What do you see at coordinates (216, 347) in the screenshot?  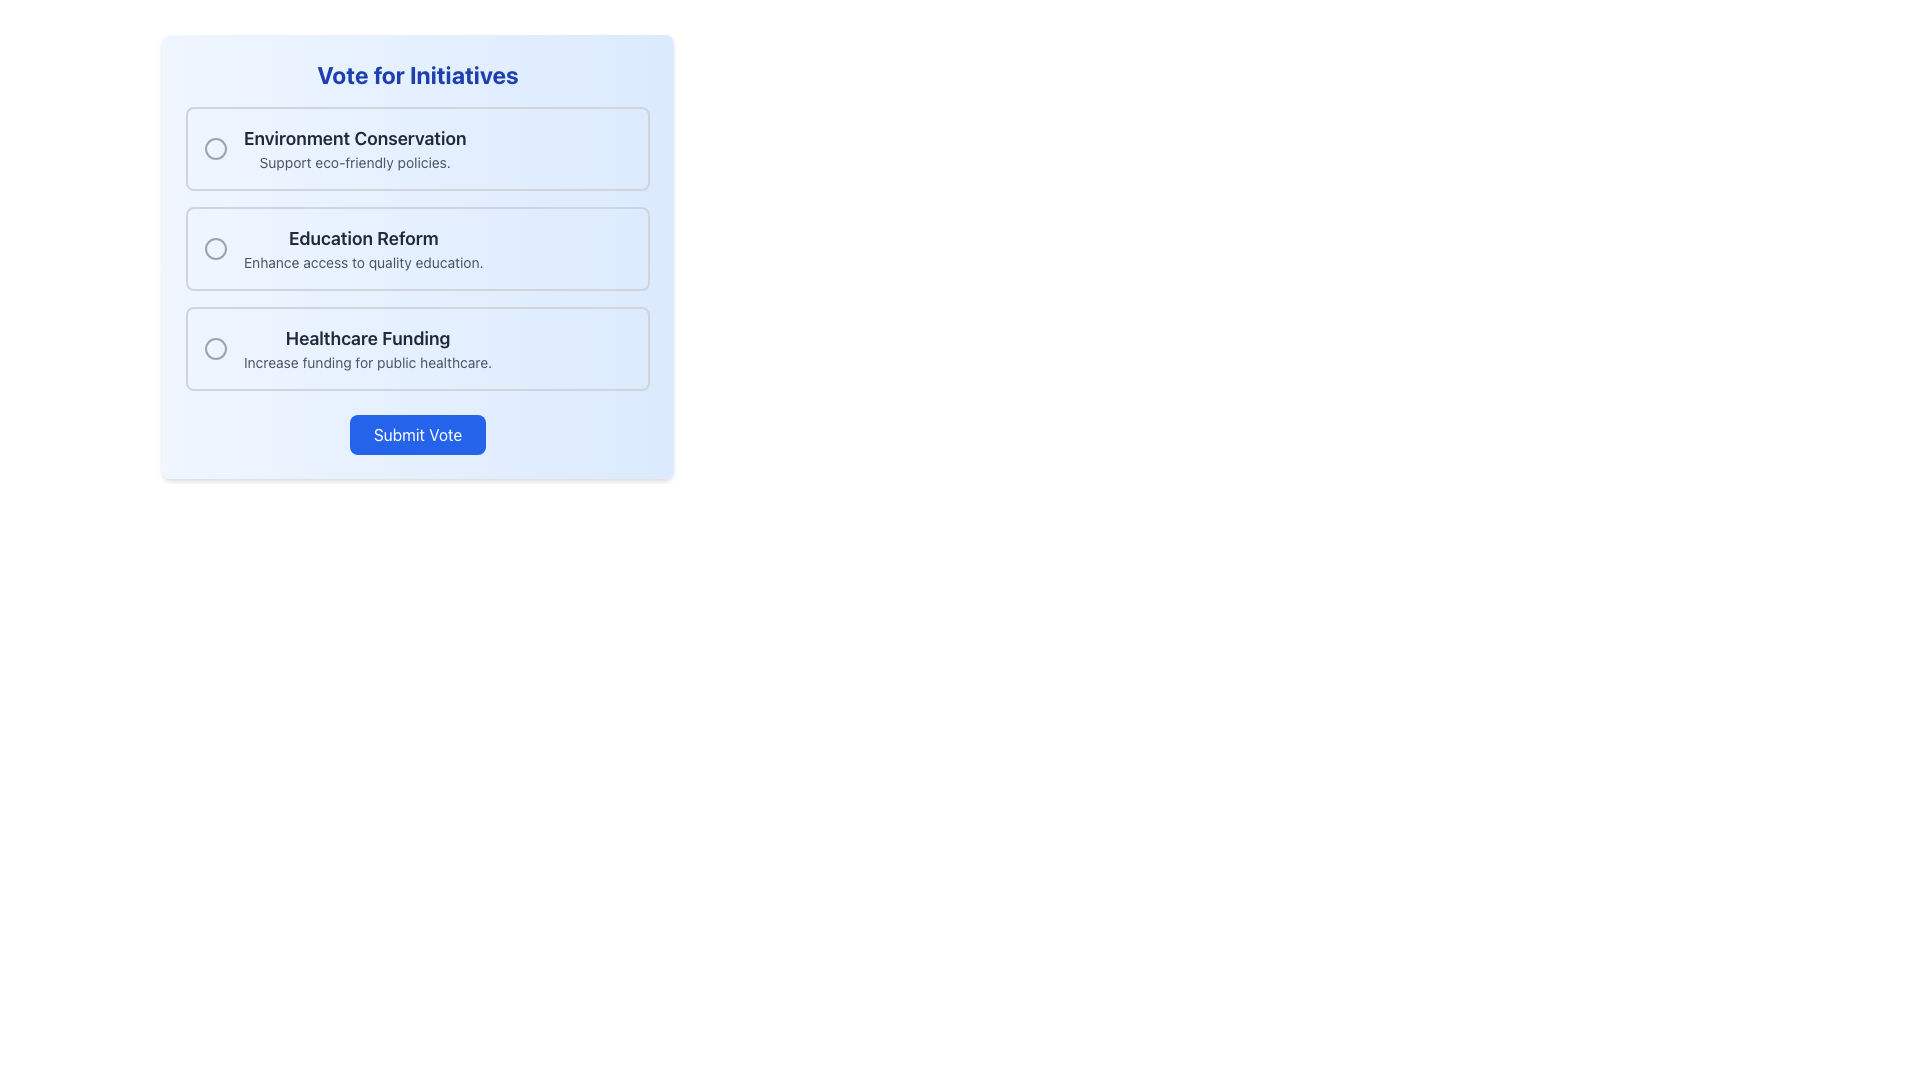 I see `the unselected radio button located to the left of the 'Healthcare Funding' label in the vertical list of choices` at bounding box center [216, 347].